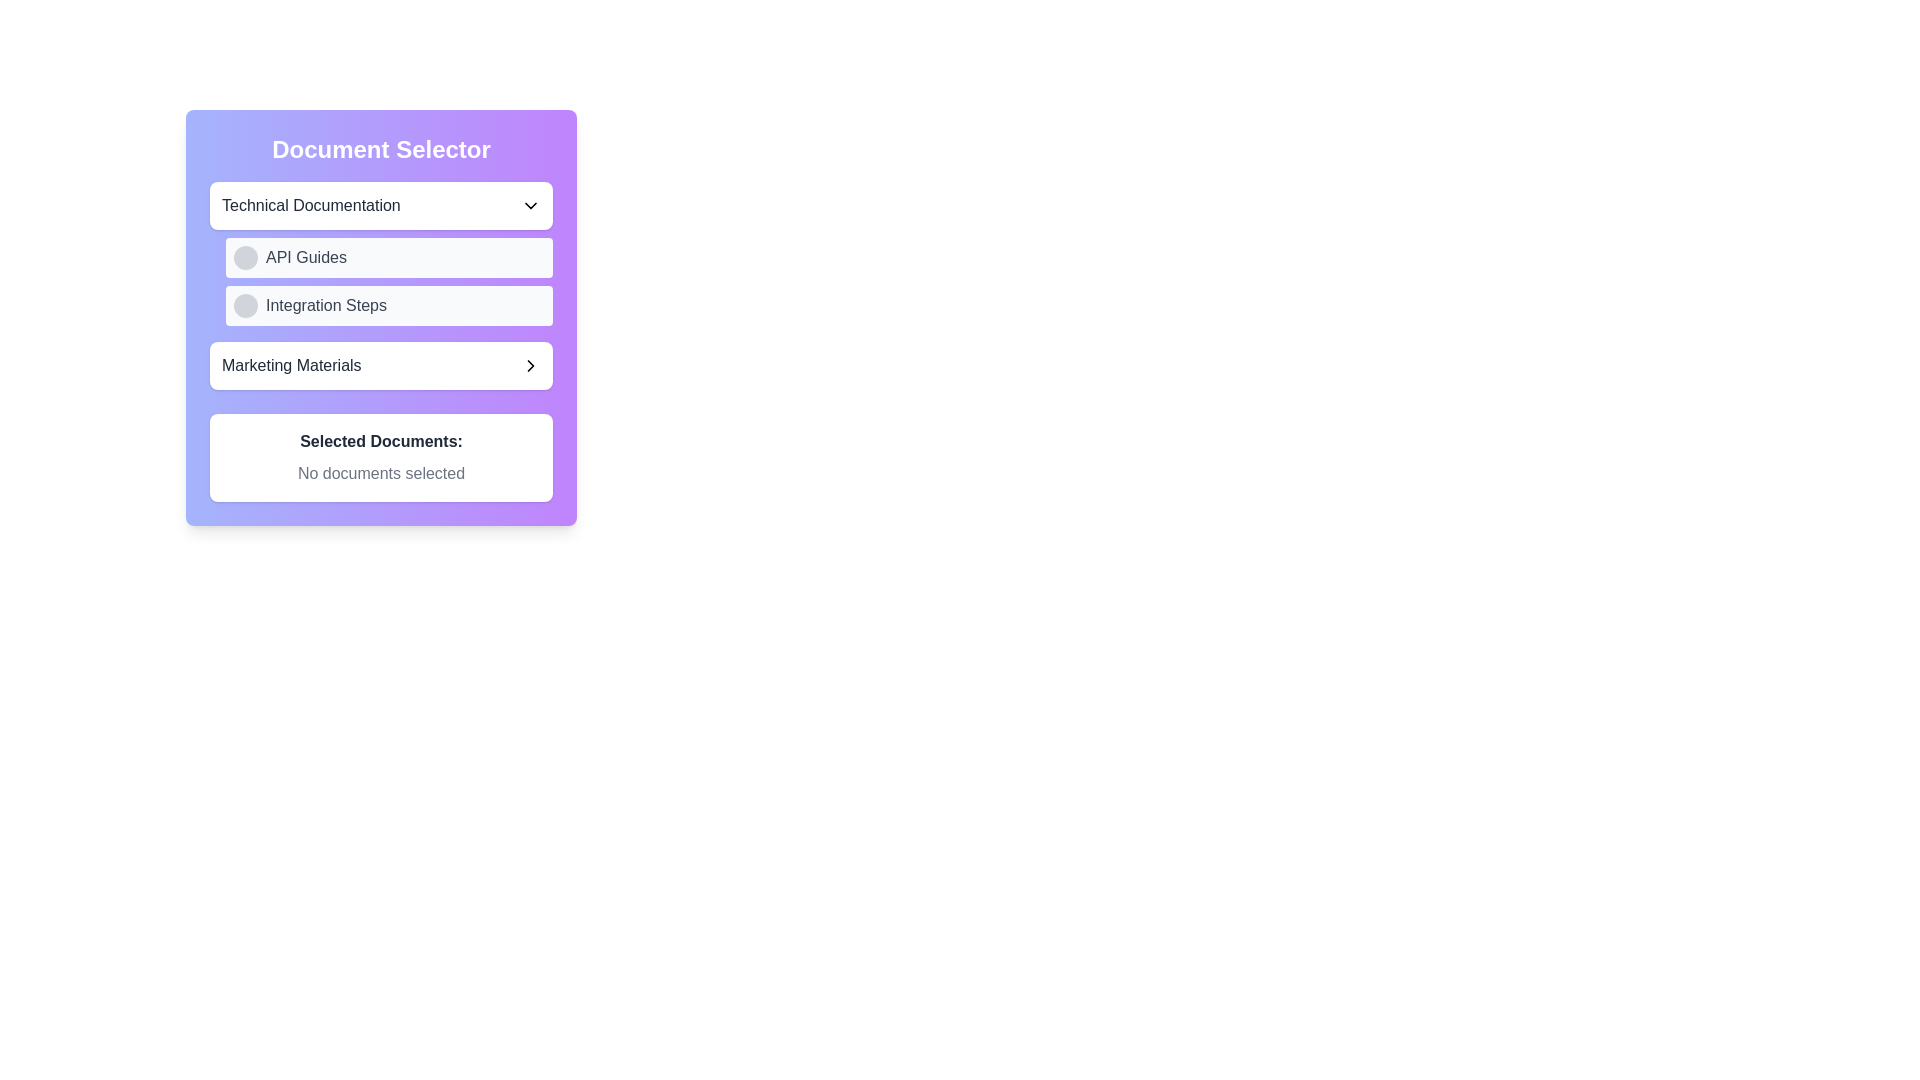 Image resolution: width=1920 pixels, height=1080 pixels. I want to click on the chevron icon located near the right edge of the 'Marketing Materials' checkbox label, so click(531, 366).